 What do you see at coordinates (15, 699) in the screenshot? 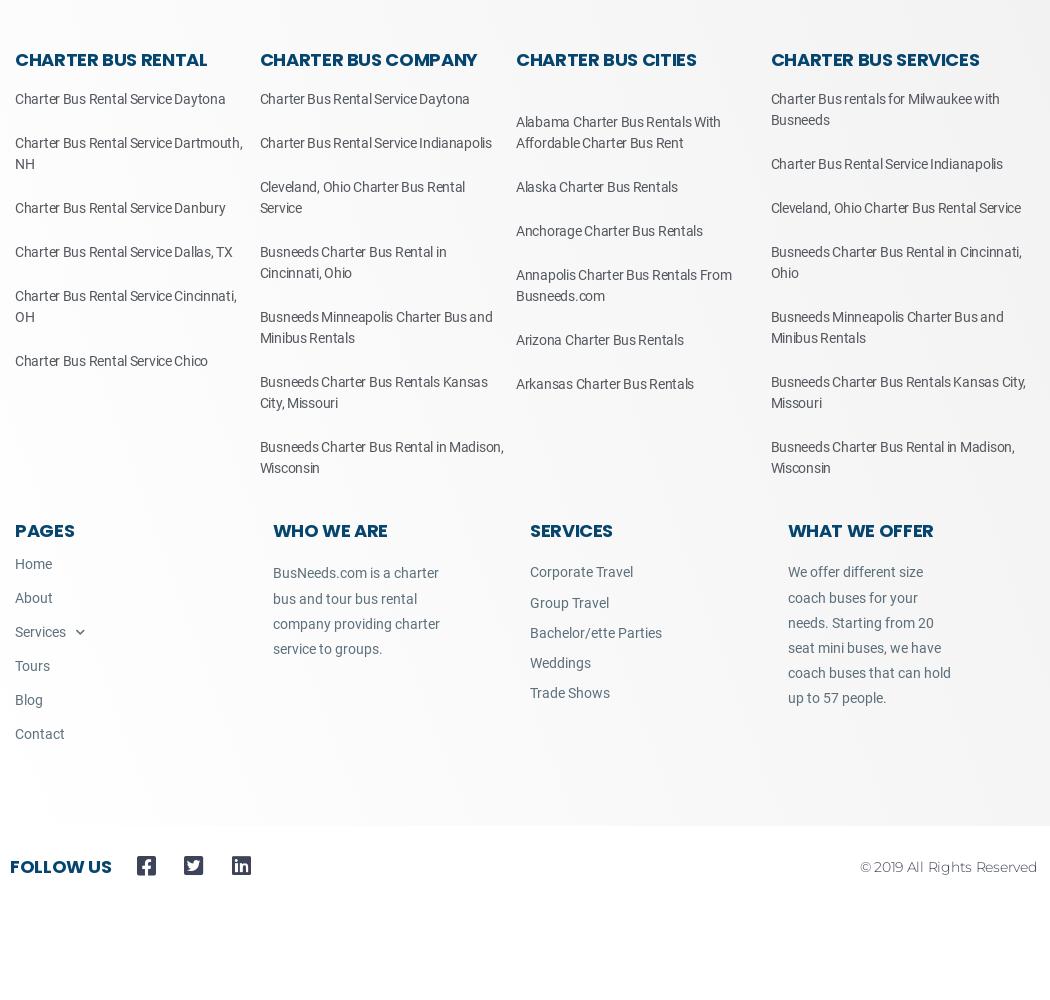
I see `'Blog'` at bounding box center [15, 699].